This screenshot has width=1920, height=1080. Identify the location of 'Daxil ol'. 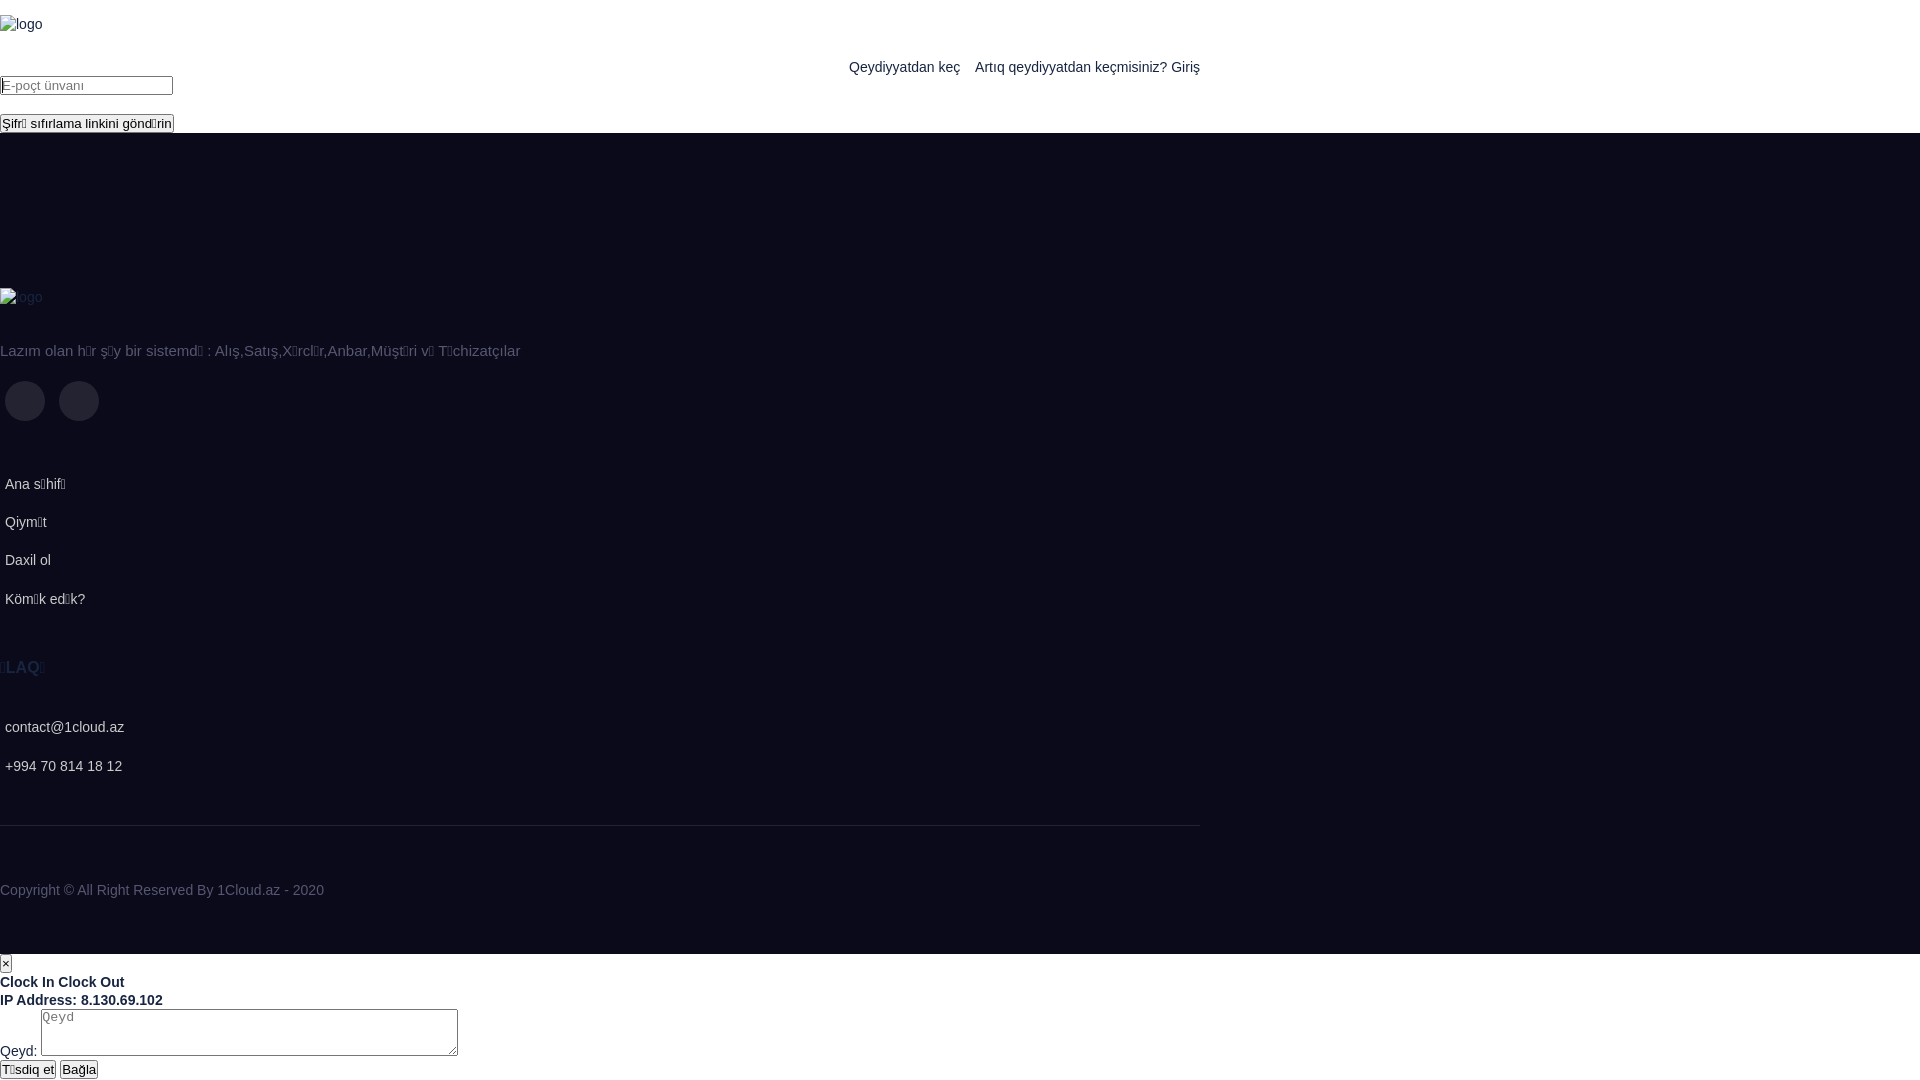
(25, 559).